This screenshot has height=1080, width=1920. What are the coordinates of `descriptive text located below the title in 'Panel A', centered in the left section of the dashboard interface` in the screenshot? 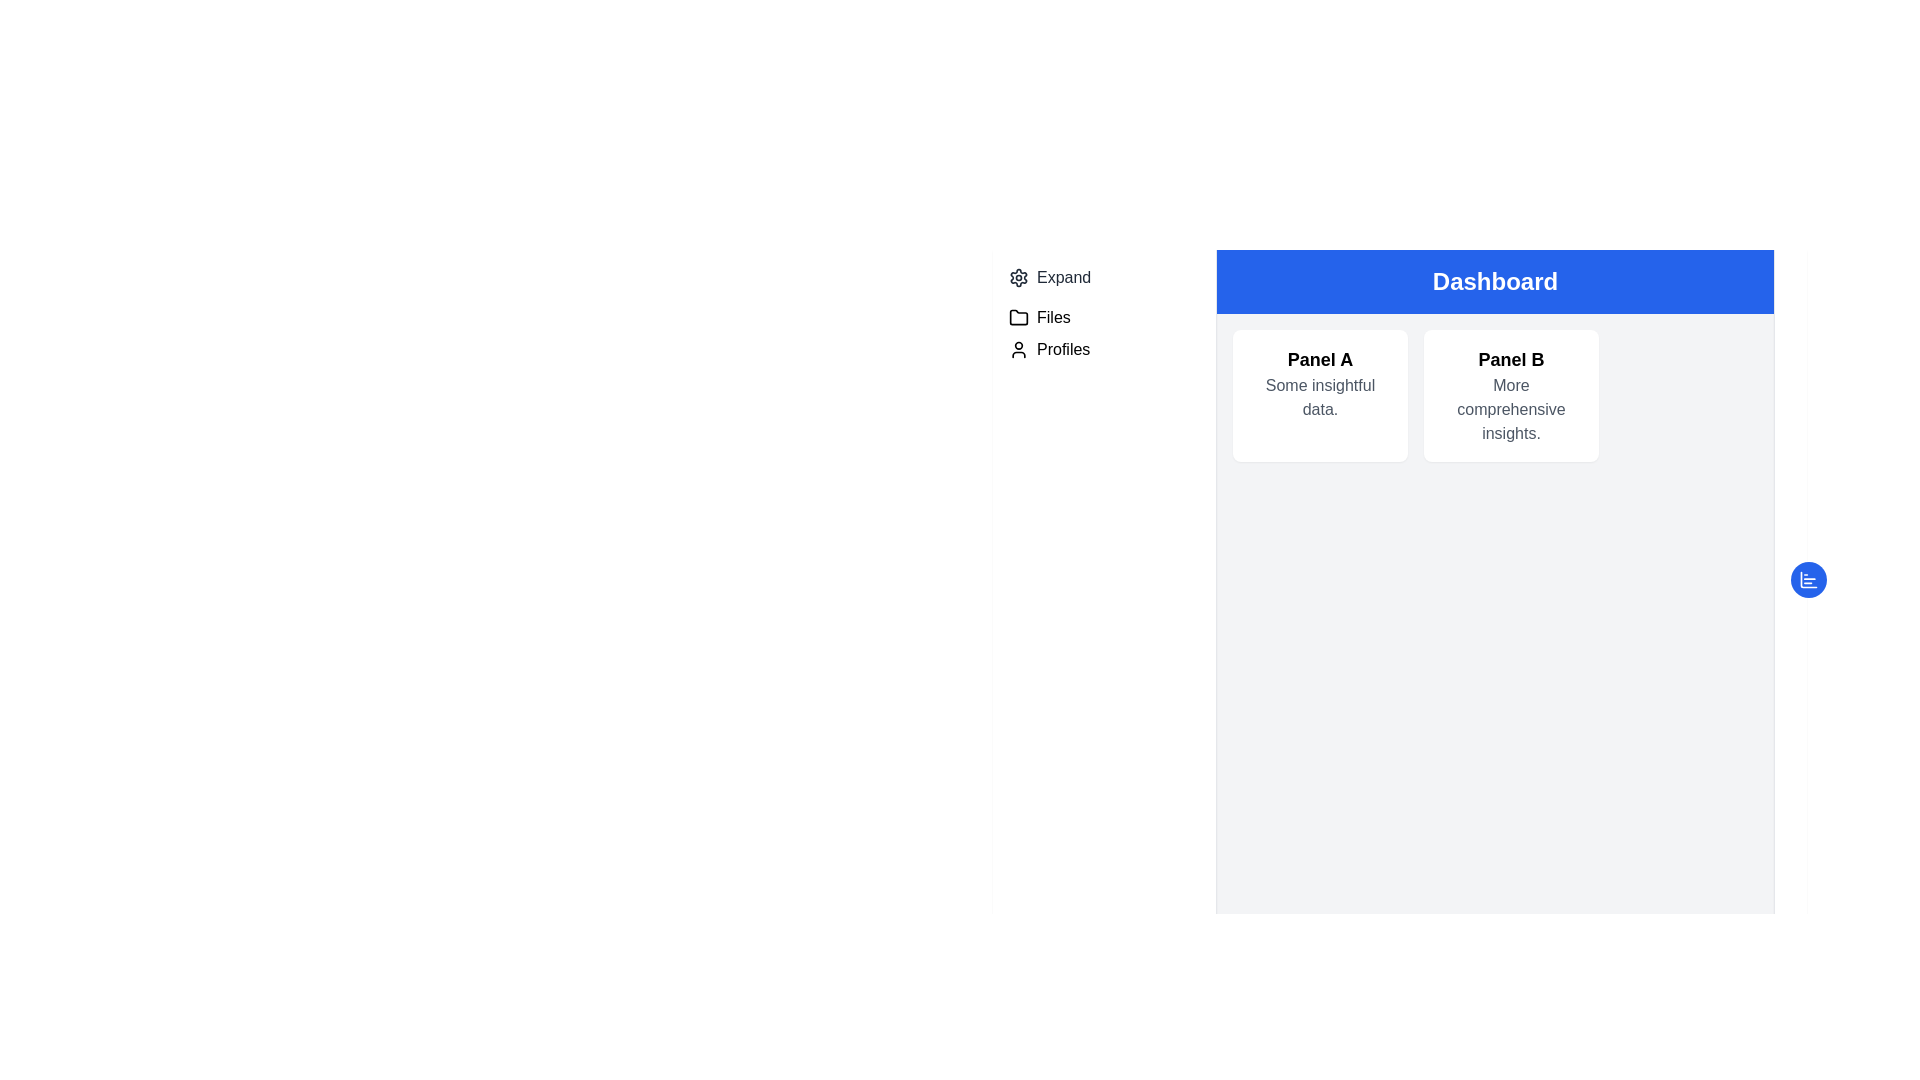 It's located at (1320, 397).